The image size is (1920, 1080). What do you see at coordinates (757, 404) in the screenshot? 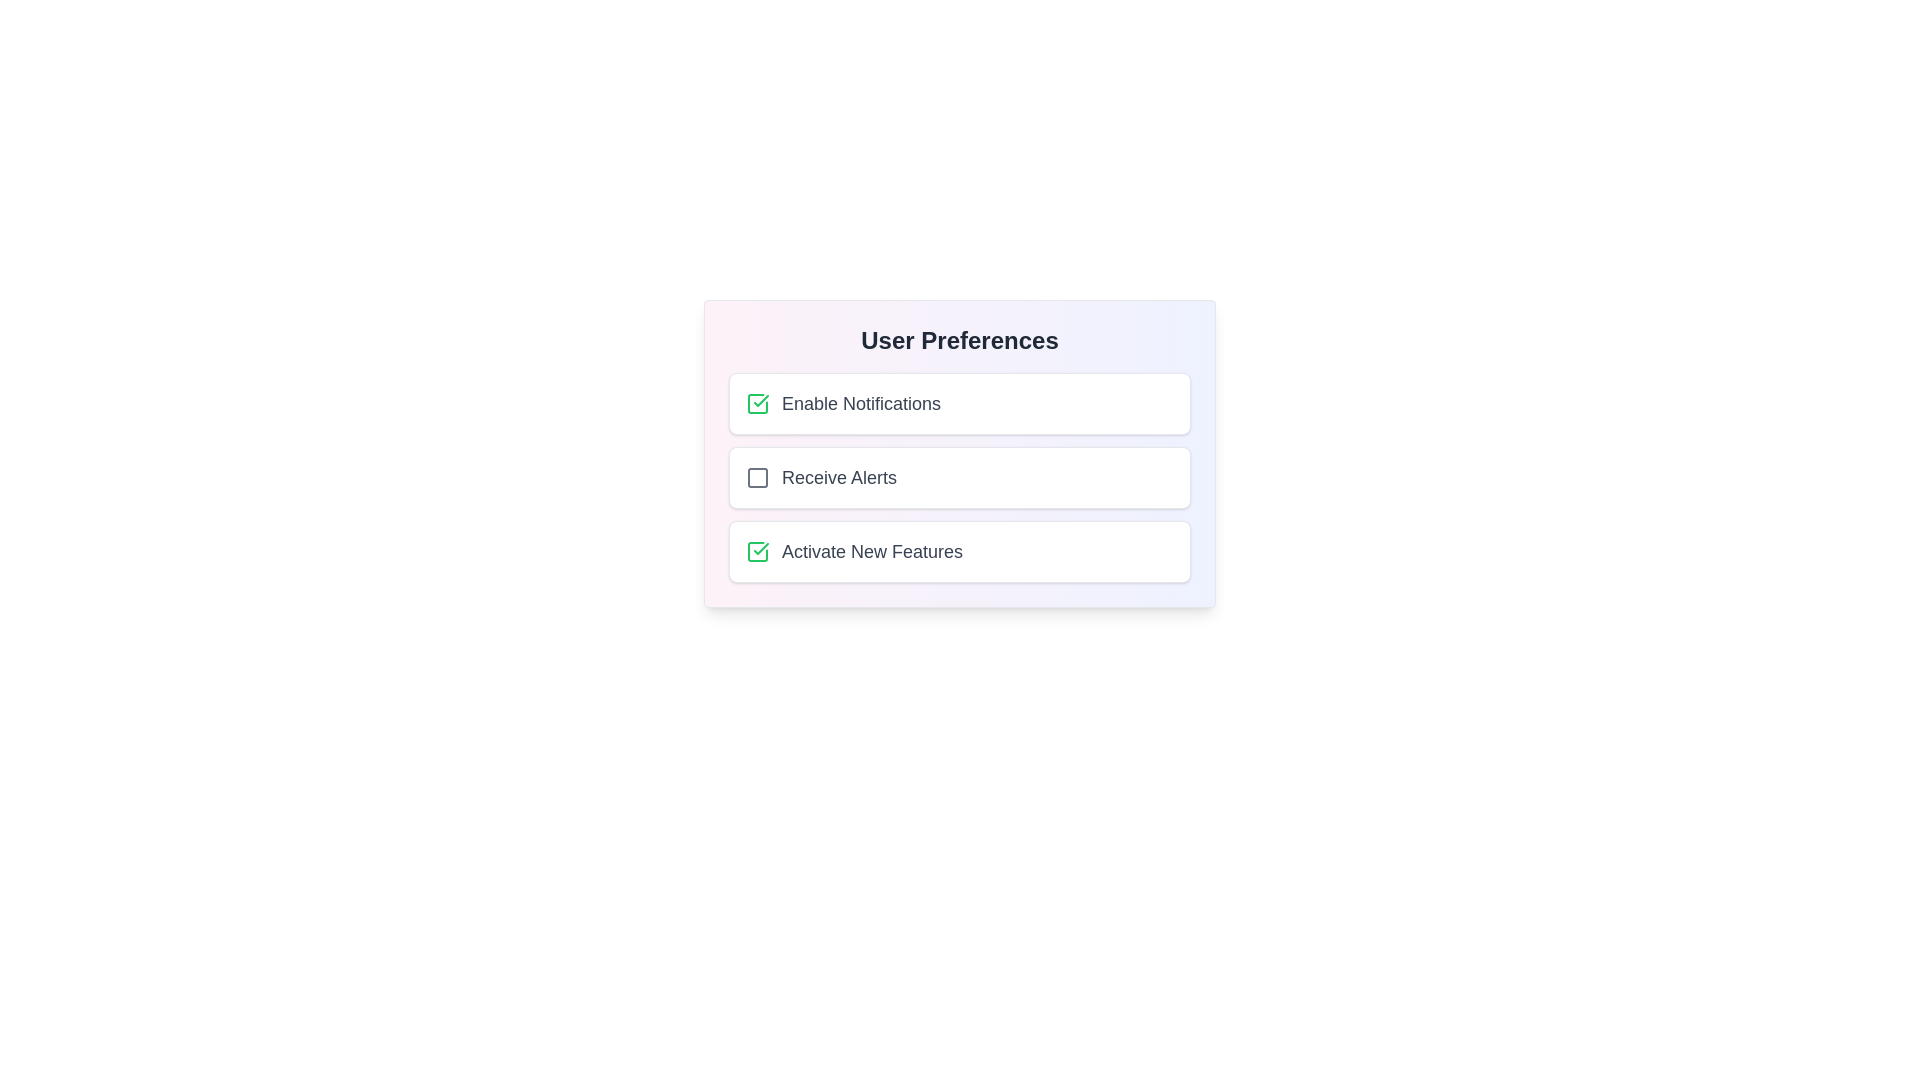
I see `the checkbox with a green checkmark inside` at bounding box center [757, 404].